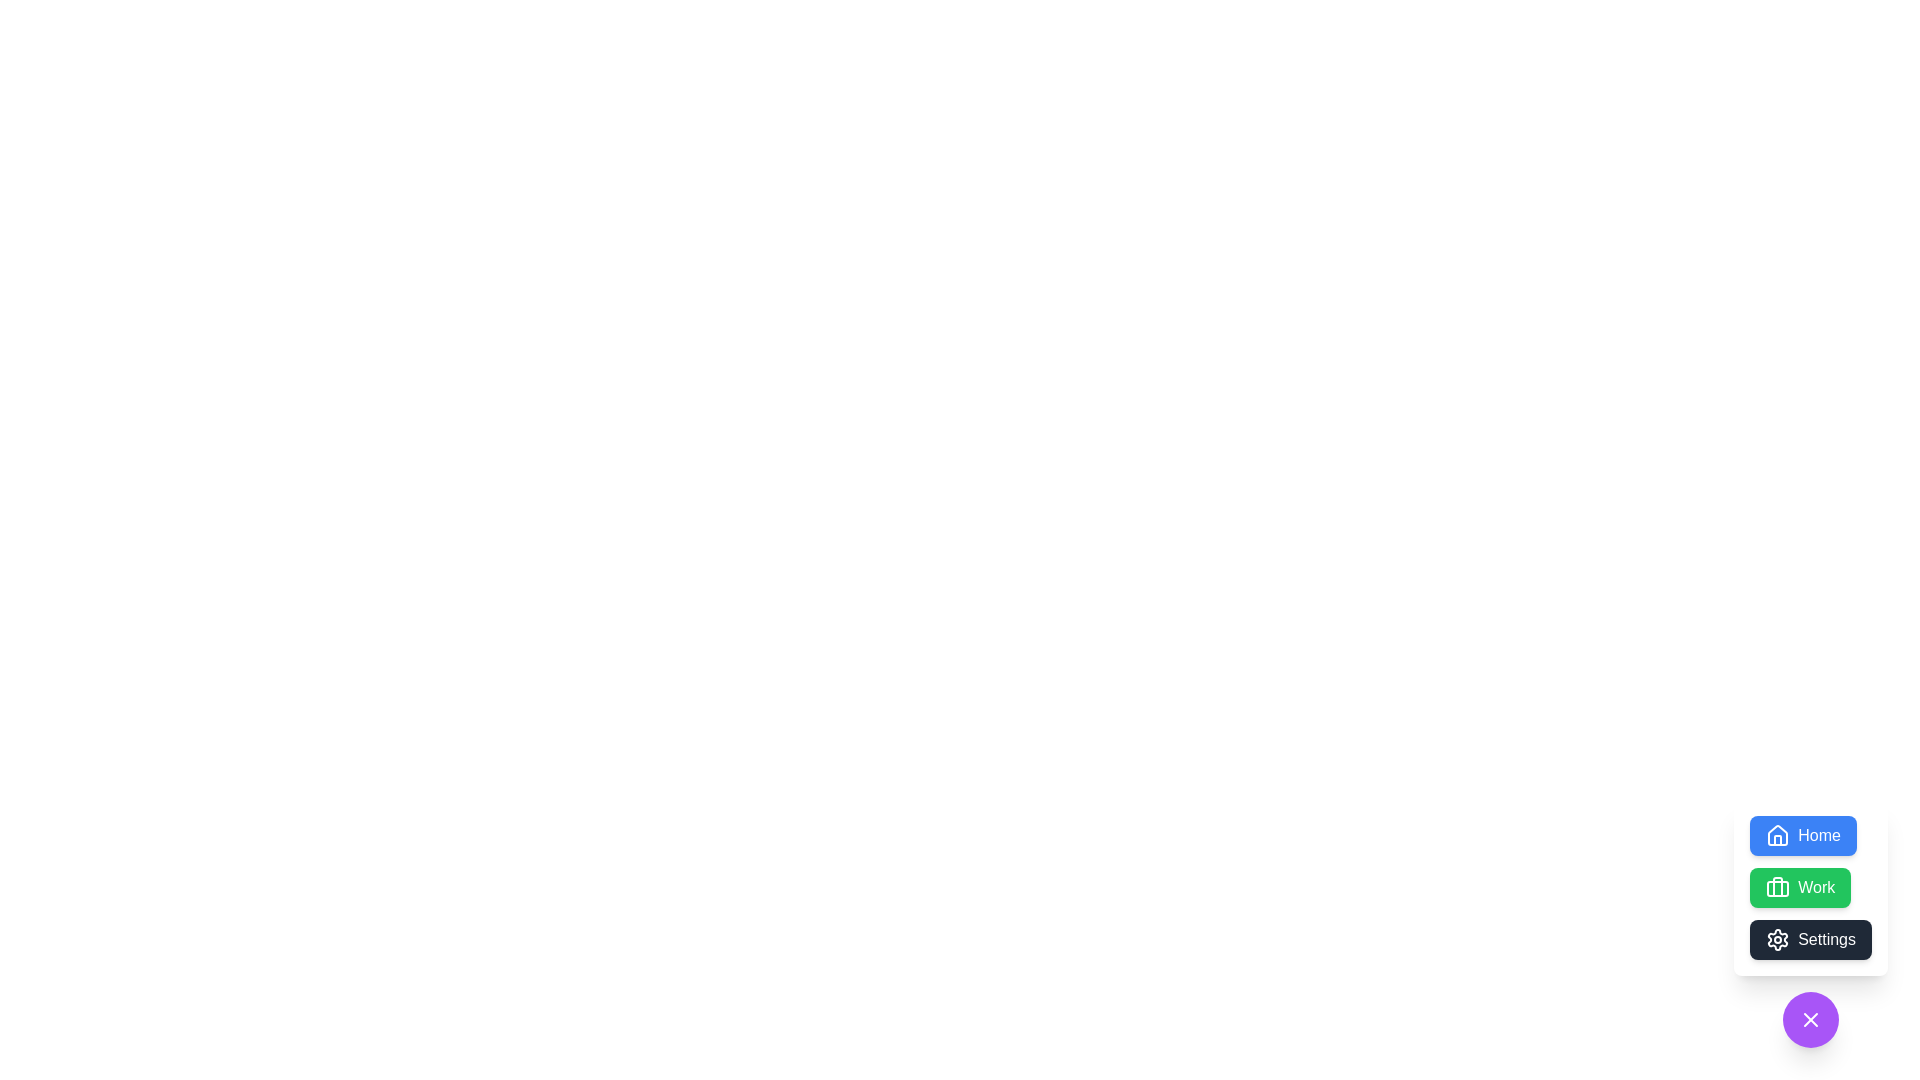 This screenshot has width=1920, height=1080. Describe the element at coordinates (1811, 1019) in the screenshot. I see `the circular purple button with a white 'X' icon at the bottom-right corner of the vertical menu to activate the hover effect` at that location.